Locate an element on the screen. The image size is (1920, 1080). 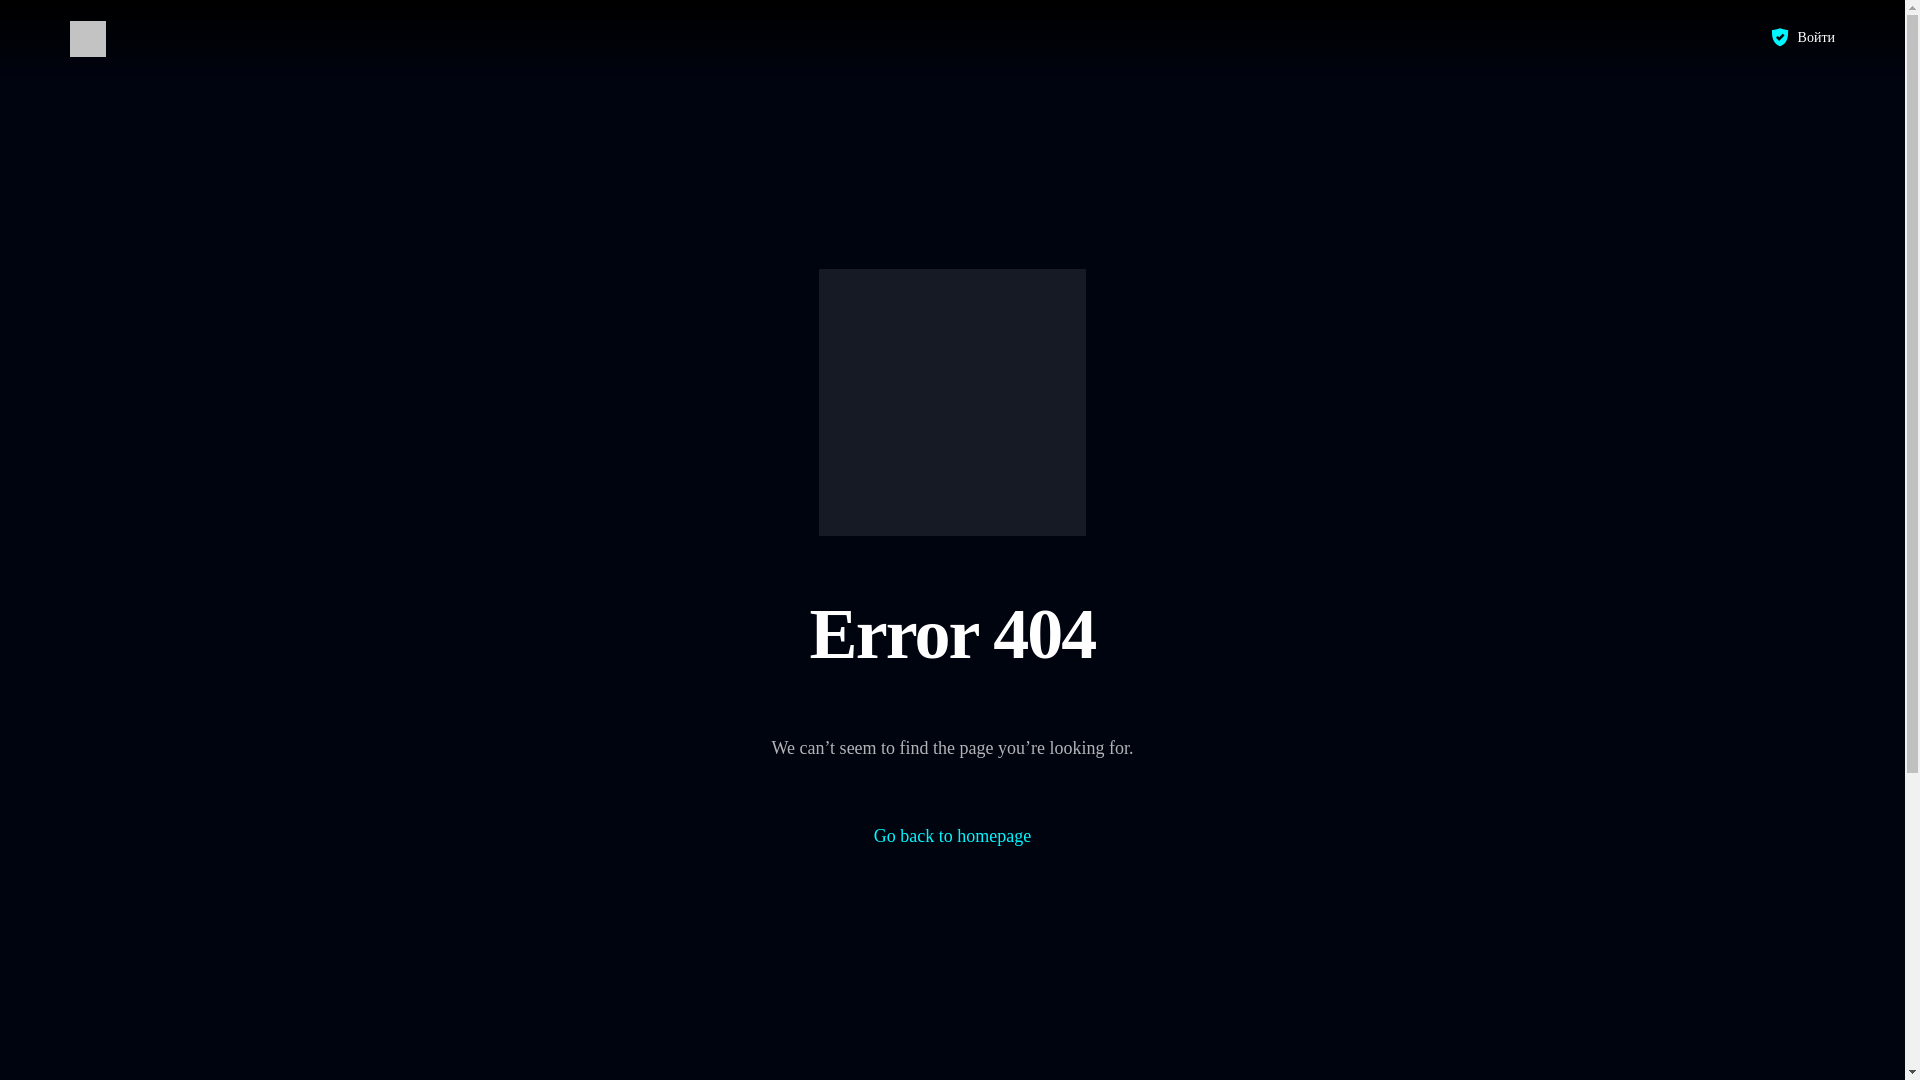
'Go back to homepage' is located at coordinates (951, 836).